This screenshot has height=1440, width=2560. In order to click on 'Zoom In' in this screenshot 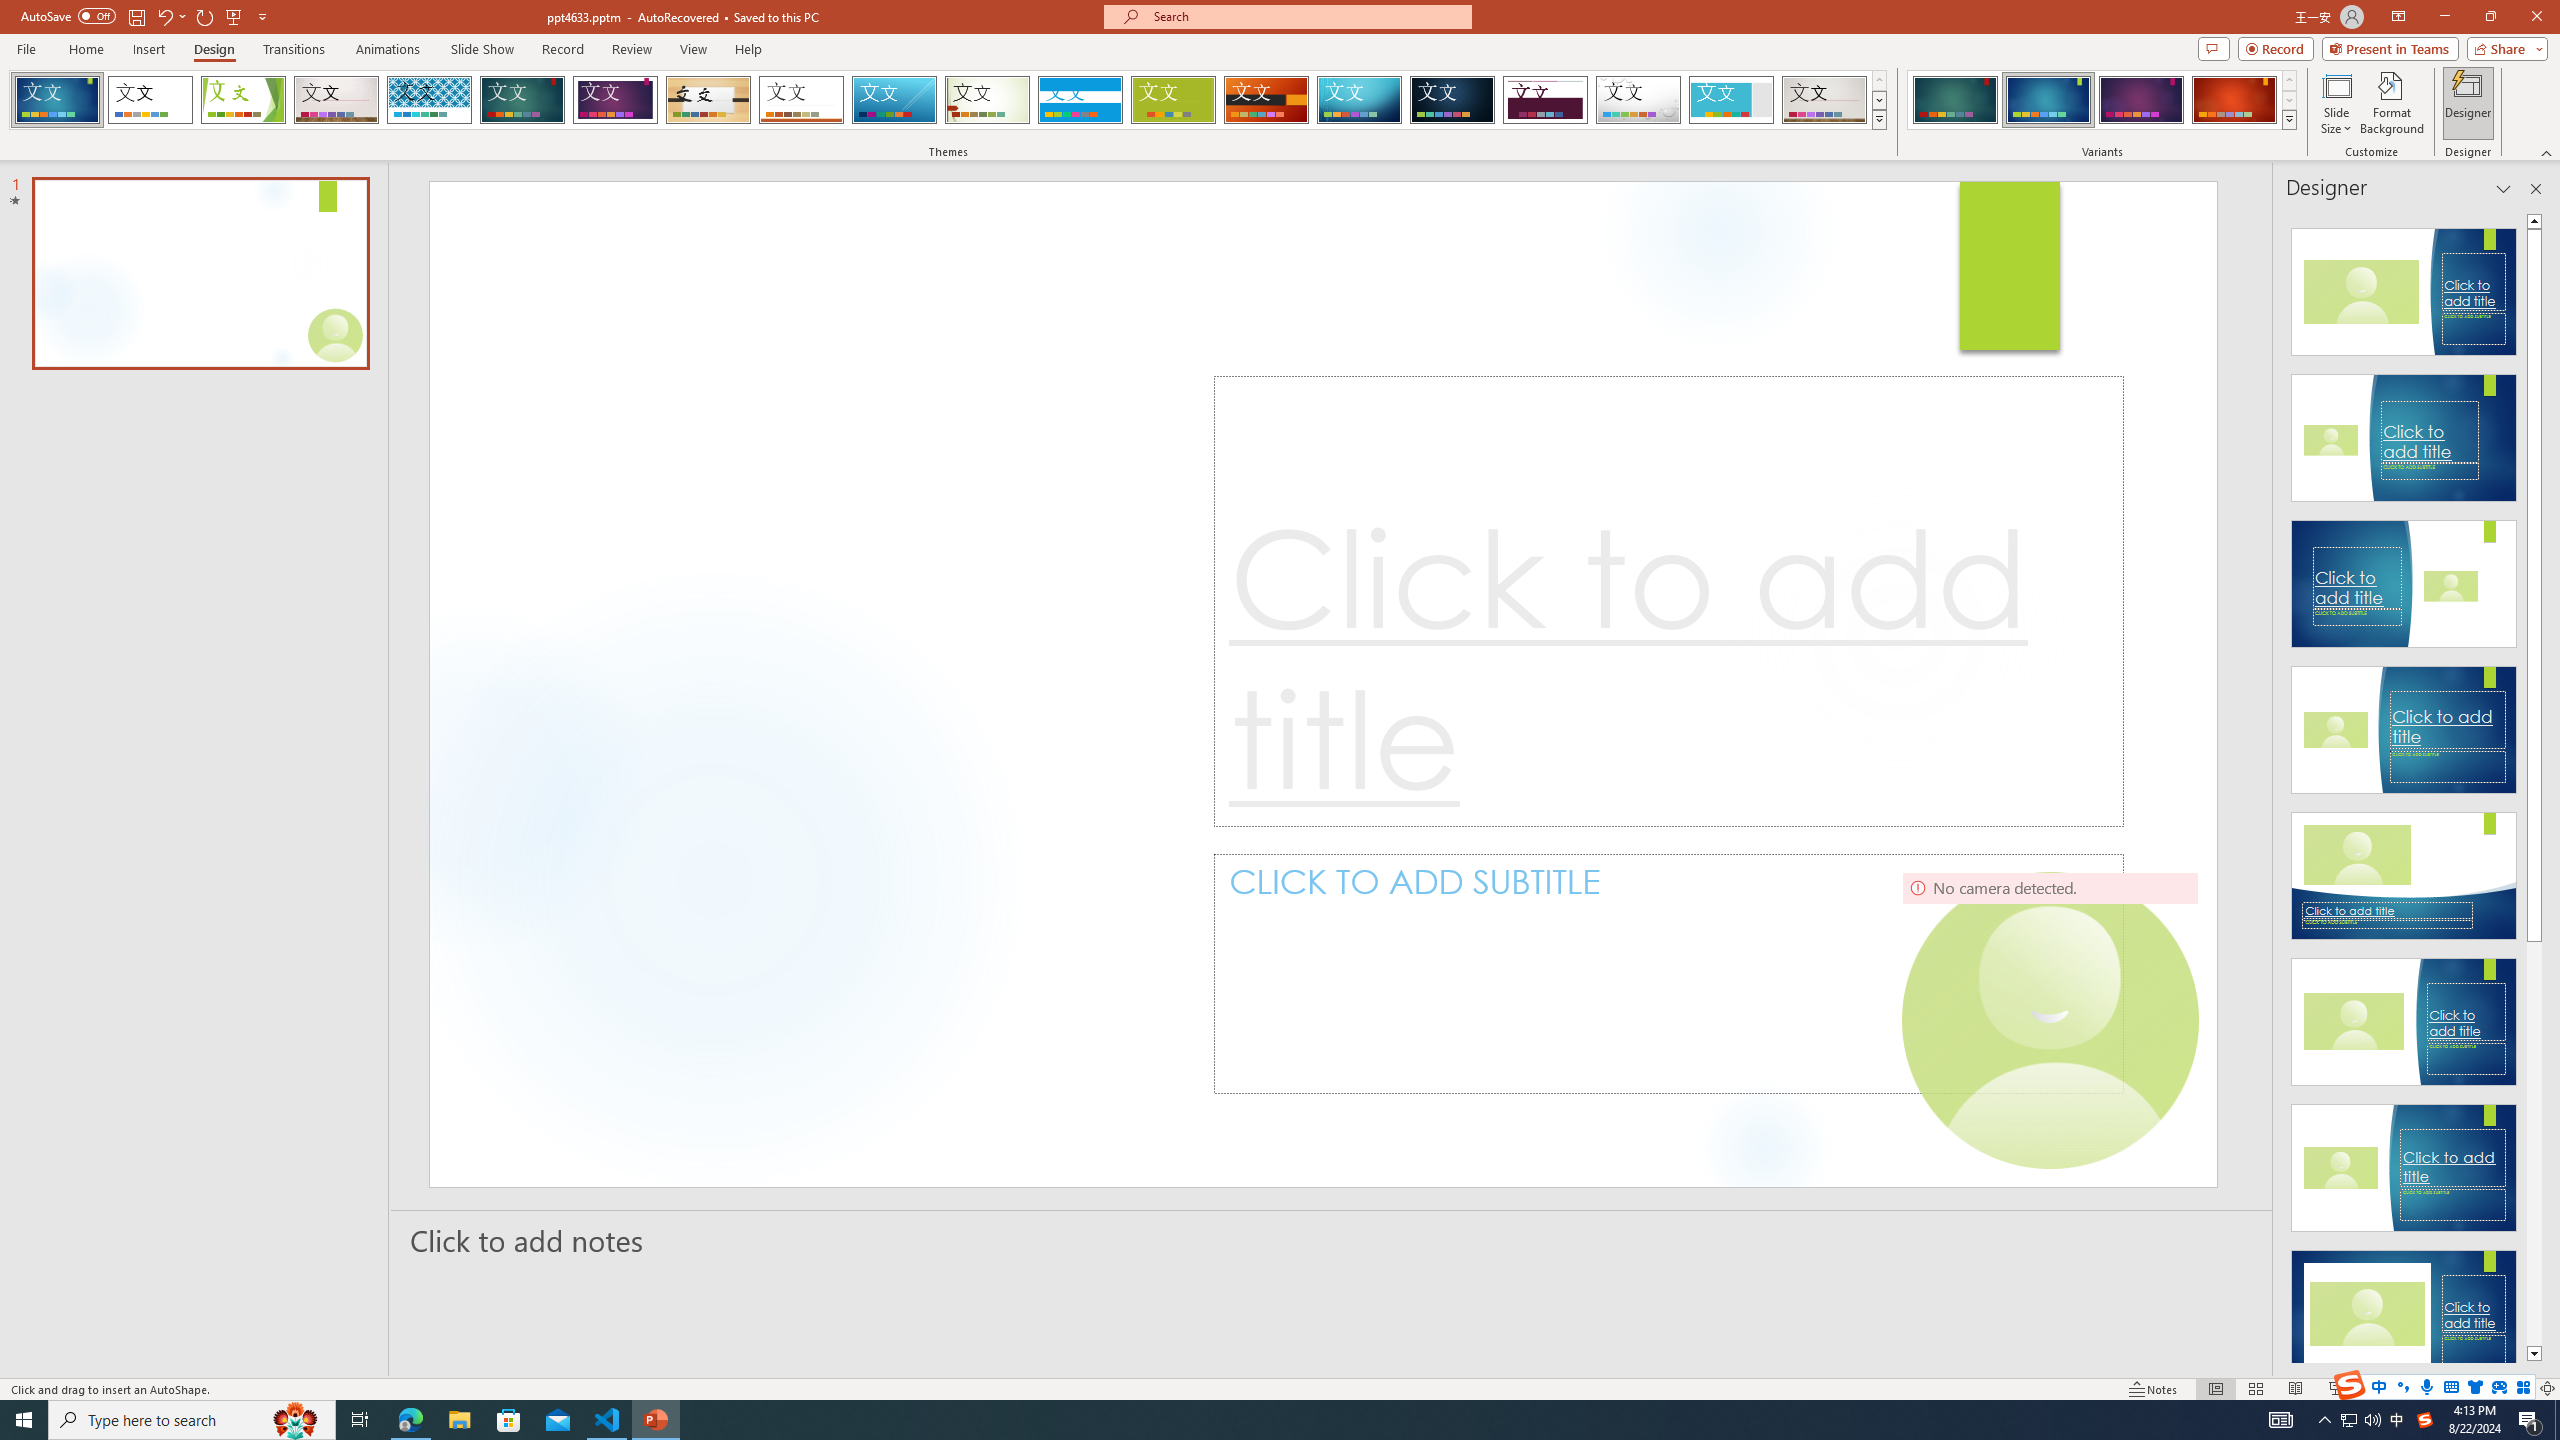, I will do `click(2483, 1389)`.